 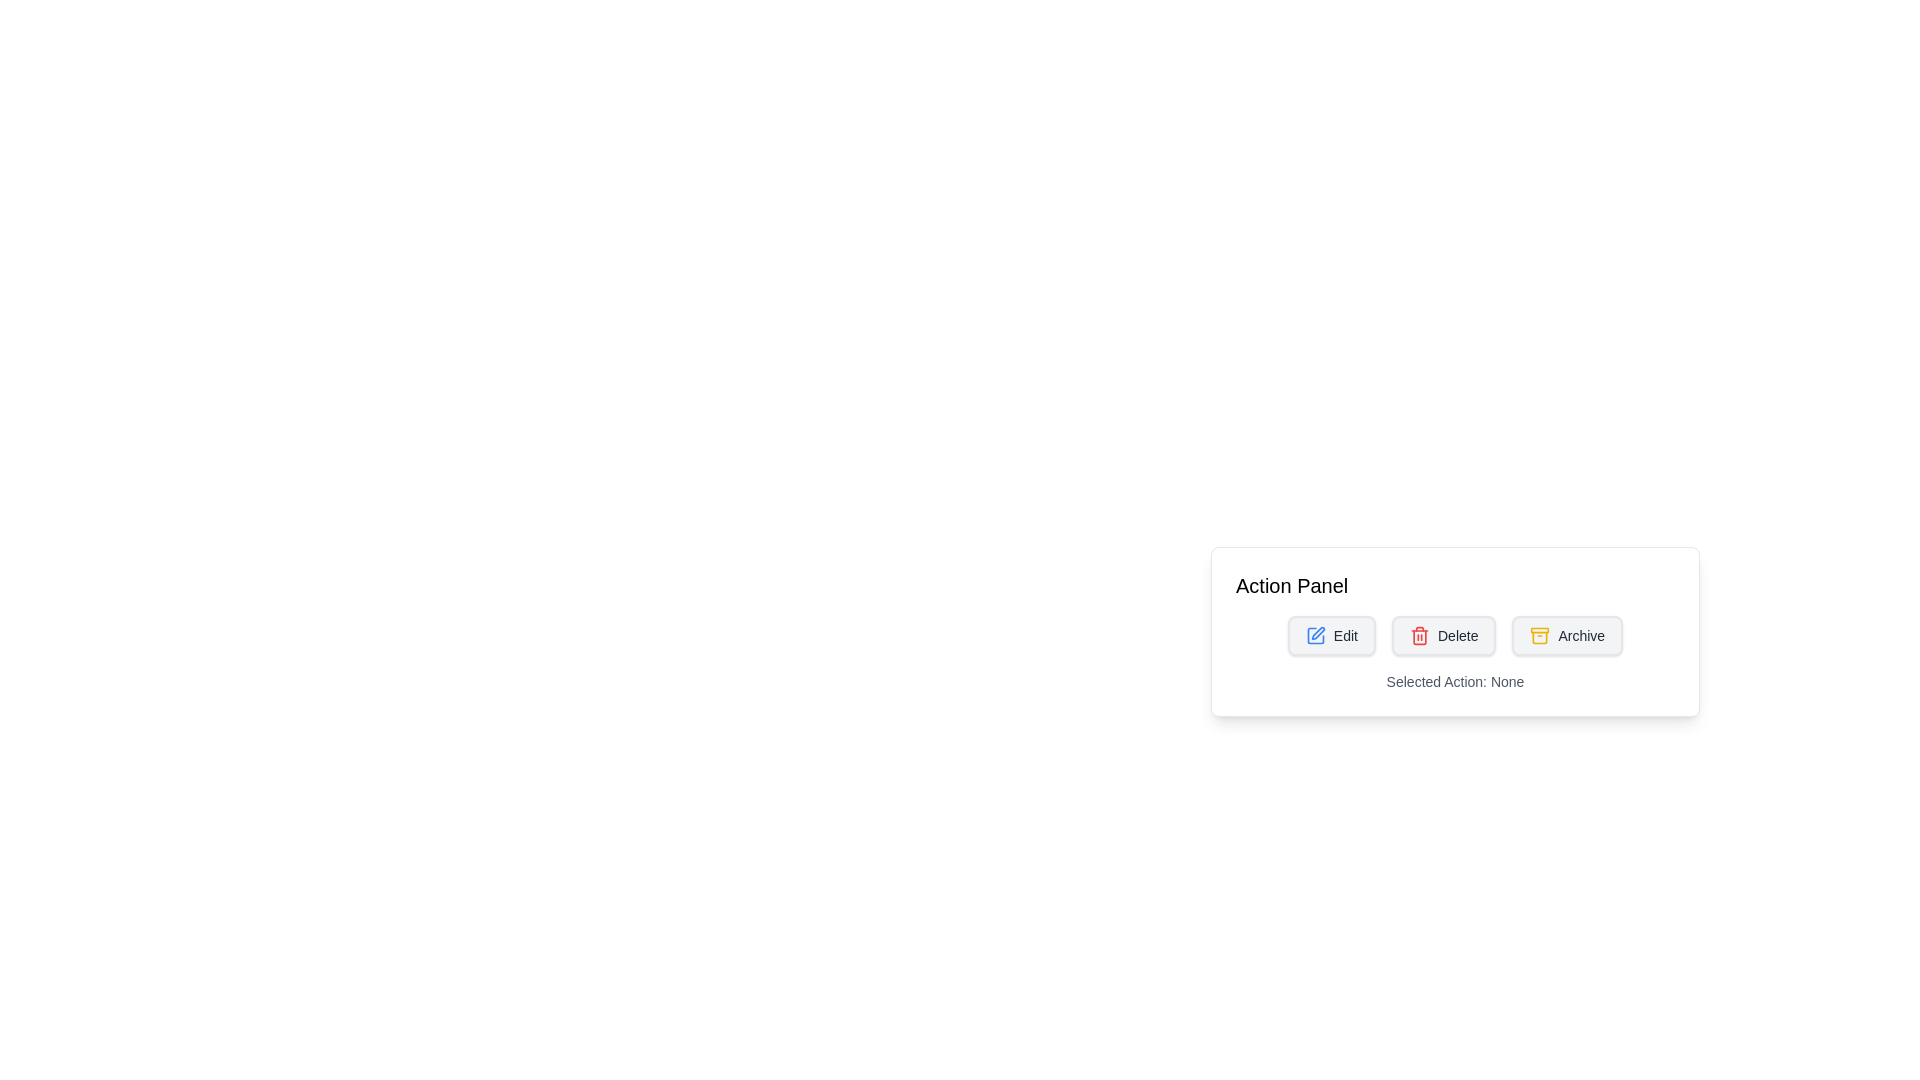 I want to click on the information display Text label located at the bottom of the 'Action Panel', which shows the current selection or status of an action, so click(x=1455, y=681).